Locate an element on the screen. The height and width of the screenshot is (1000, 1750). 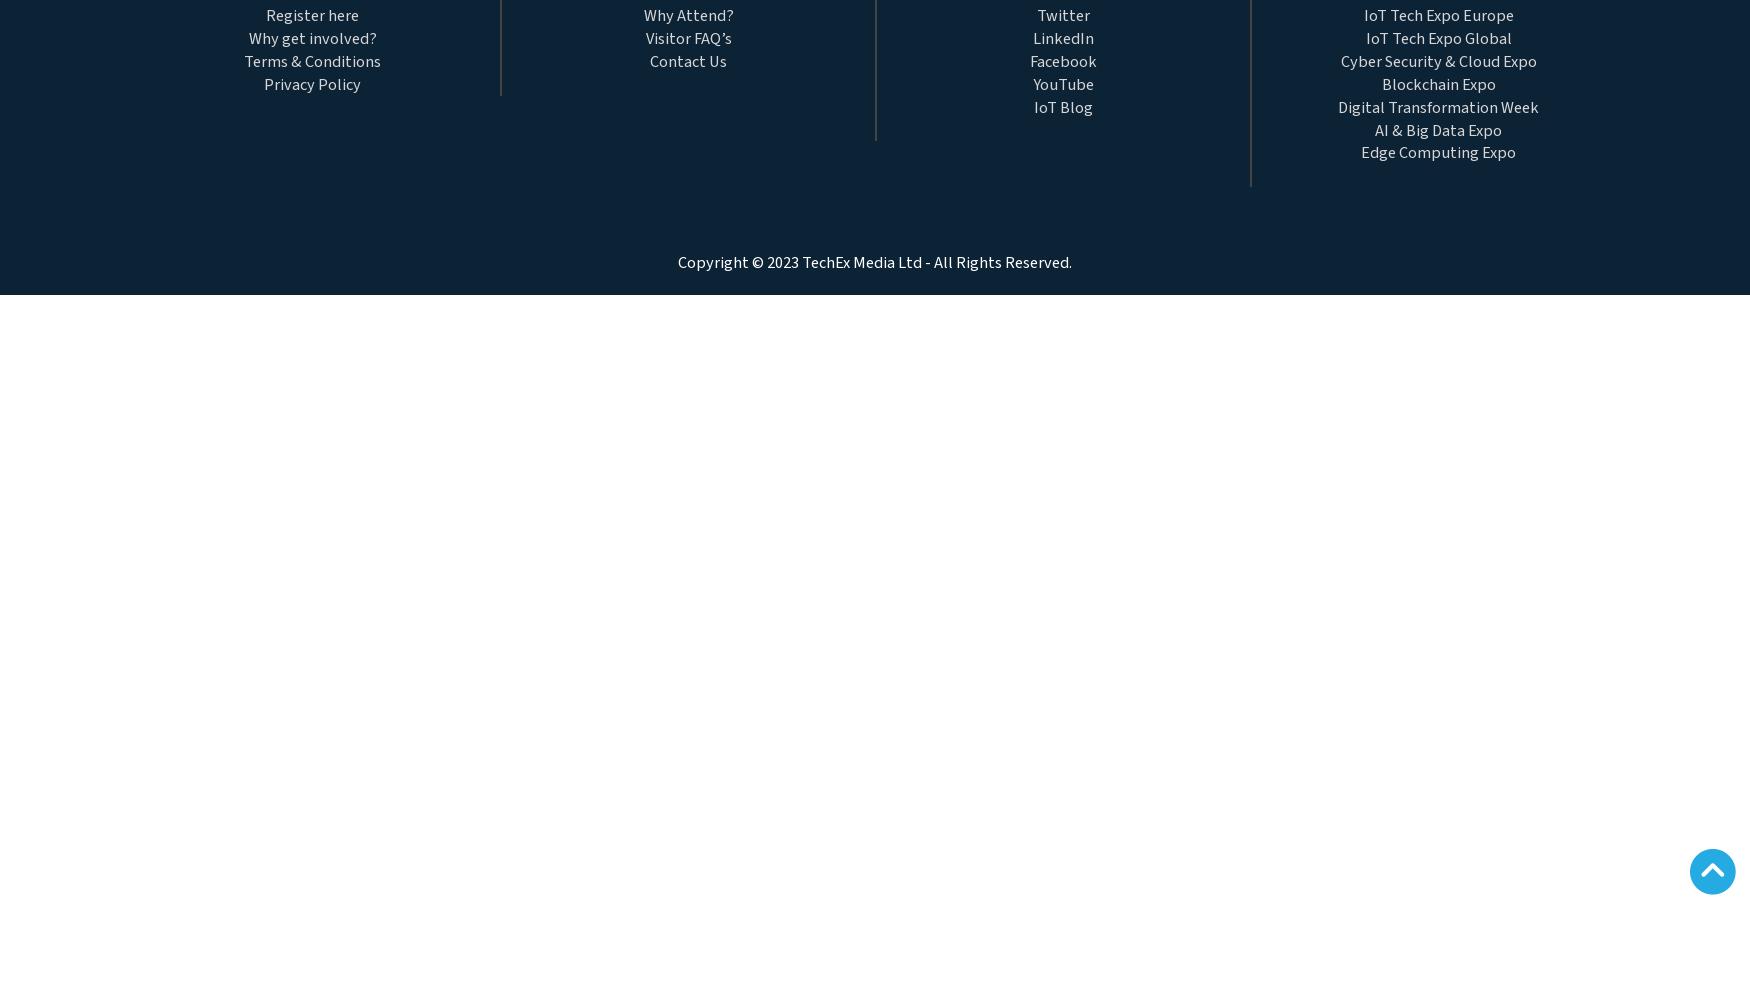
'IoT Tech Expo Global' is located at coordinates (1436, 39).